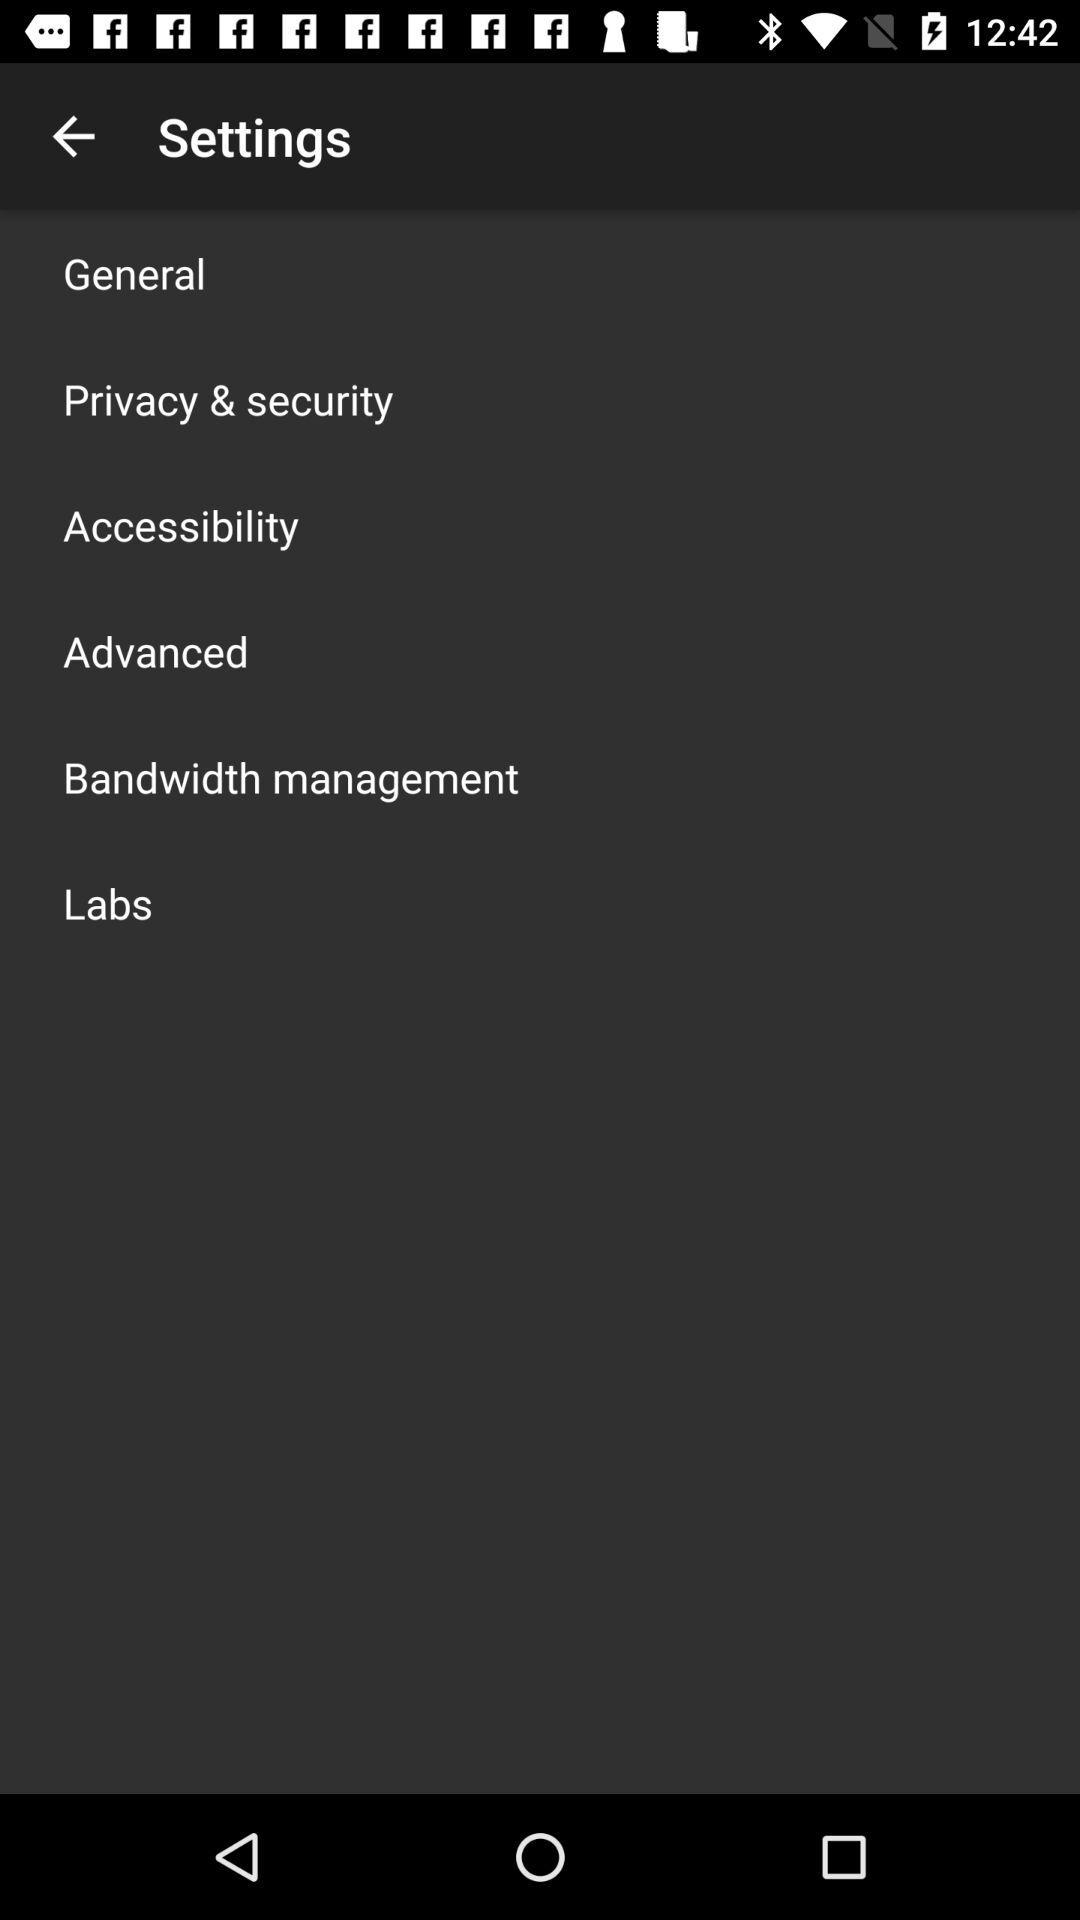 This screenshot has height=1920, width=1080. Describe the element at coordinates (72, 135) in the screenshot. I see `item to the left of settings app` at that location.